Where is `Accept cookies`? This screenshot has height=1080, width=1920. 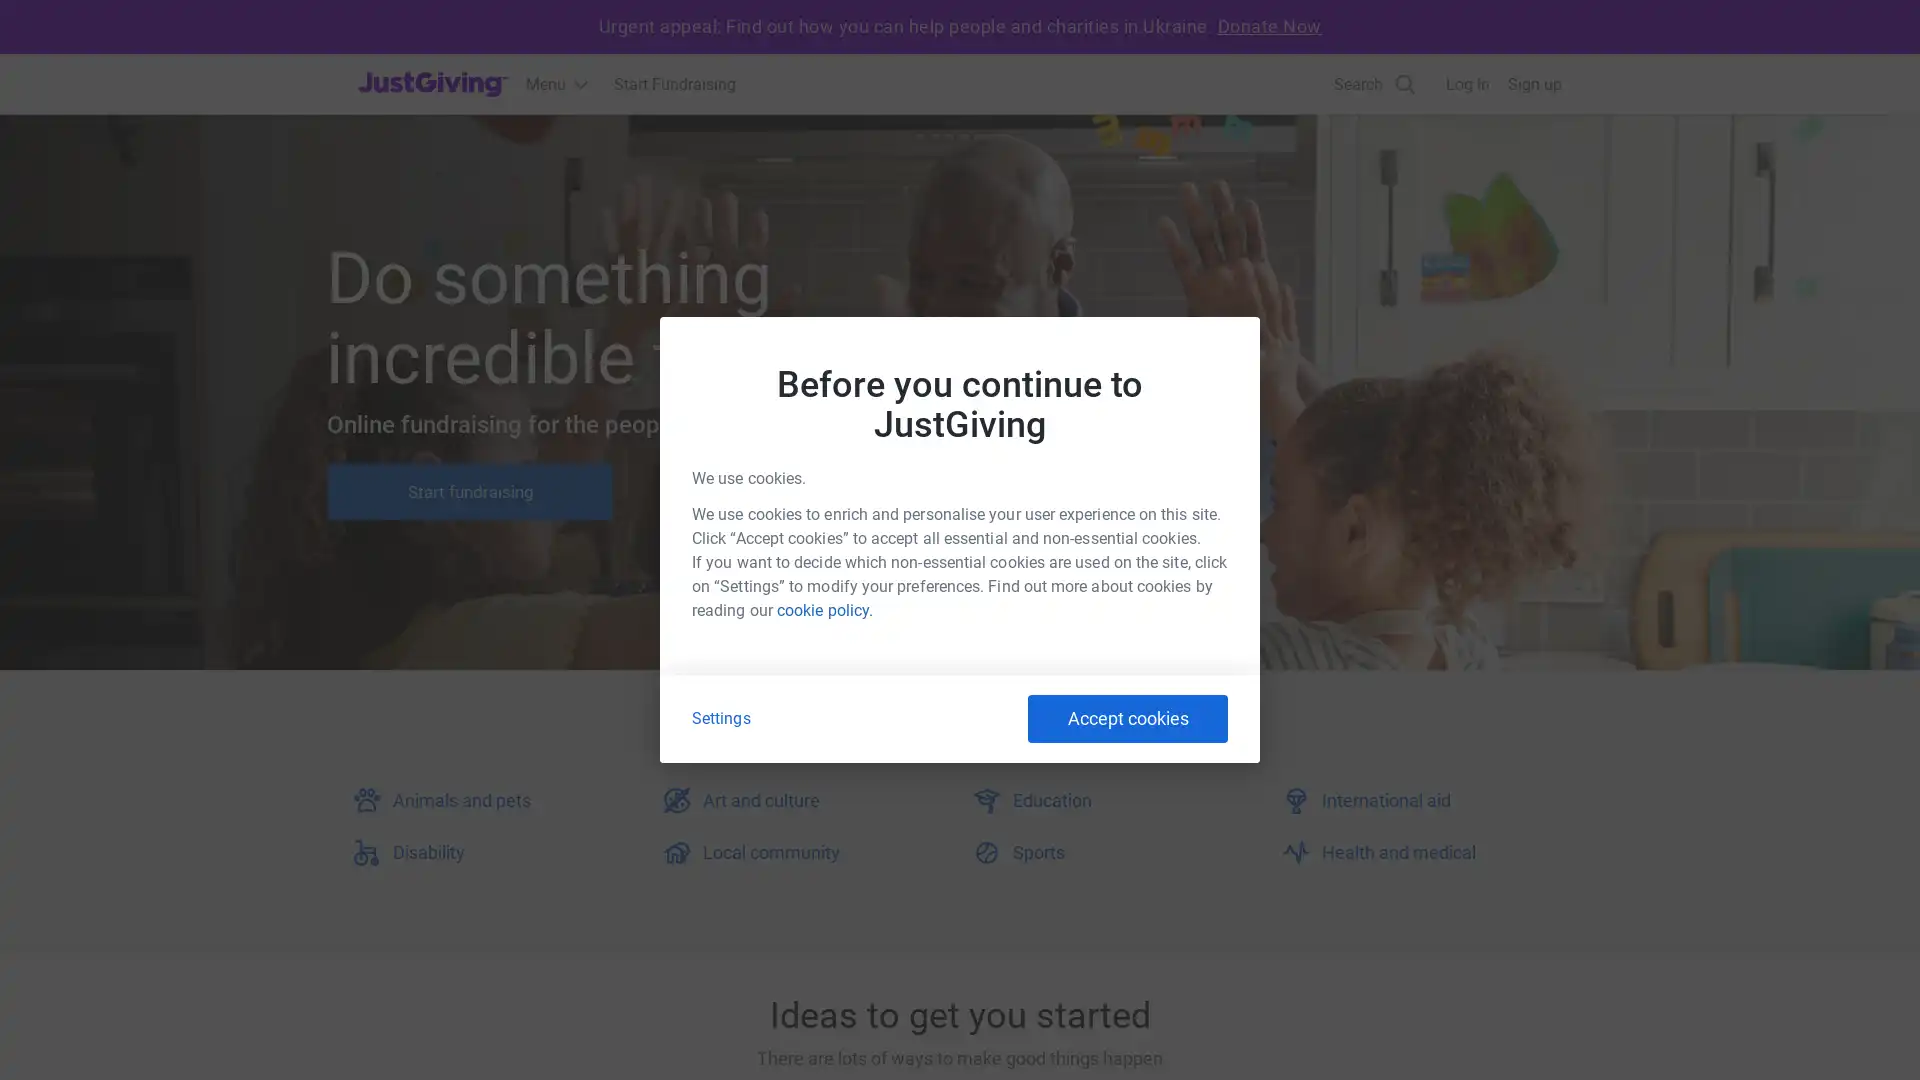 Accept cookies is located at coordinates (1128, 717).